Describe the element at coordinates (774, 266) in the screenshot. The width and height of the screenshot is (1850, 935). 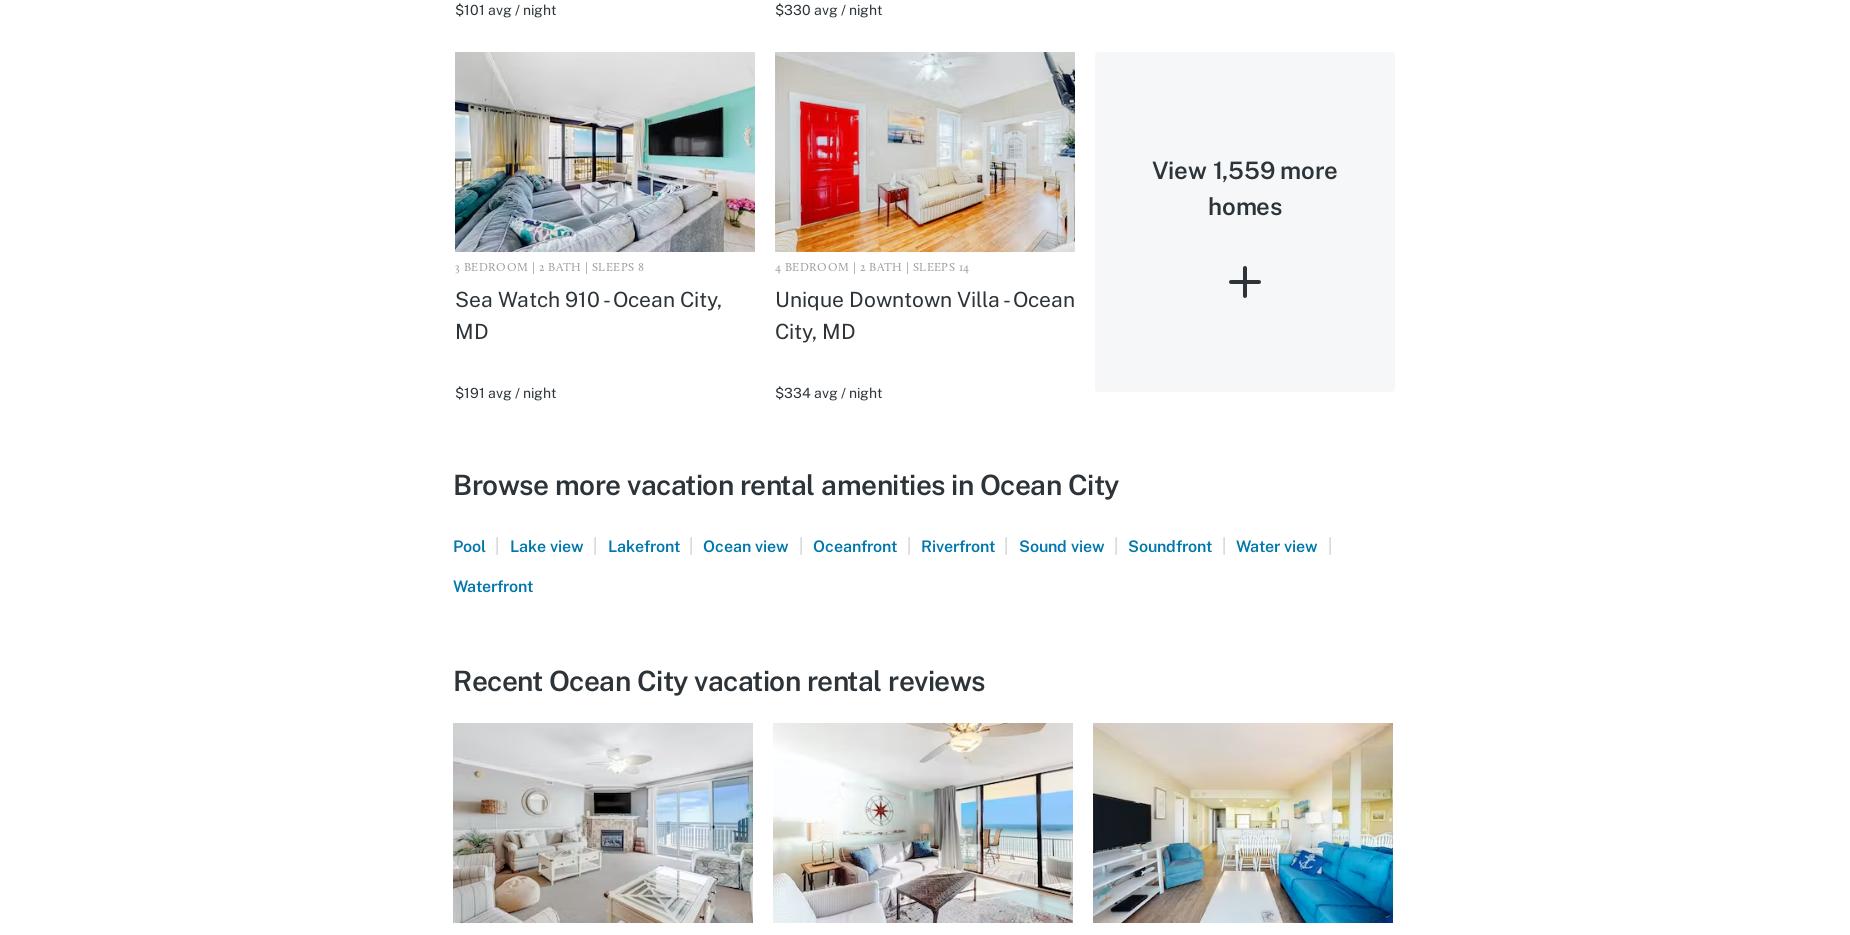
I see `'4 Bedroom | 2 Bath | Sleeps 14'` at that location.